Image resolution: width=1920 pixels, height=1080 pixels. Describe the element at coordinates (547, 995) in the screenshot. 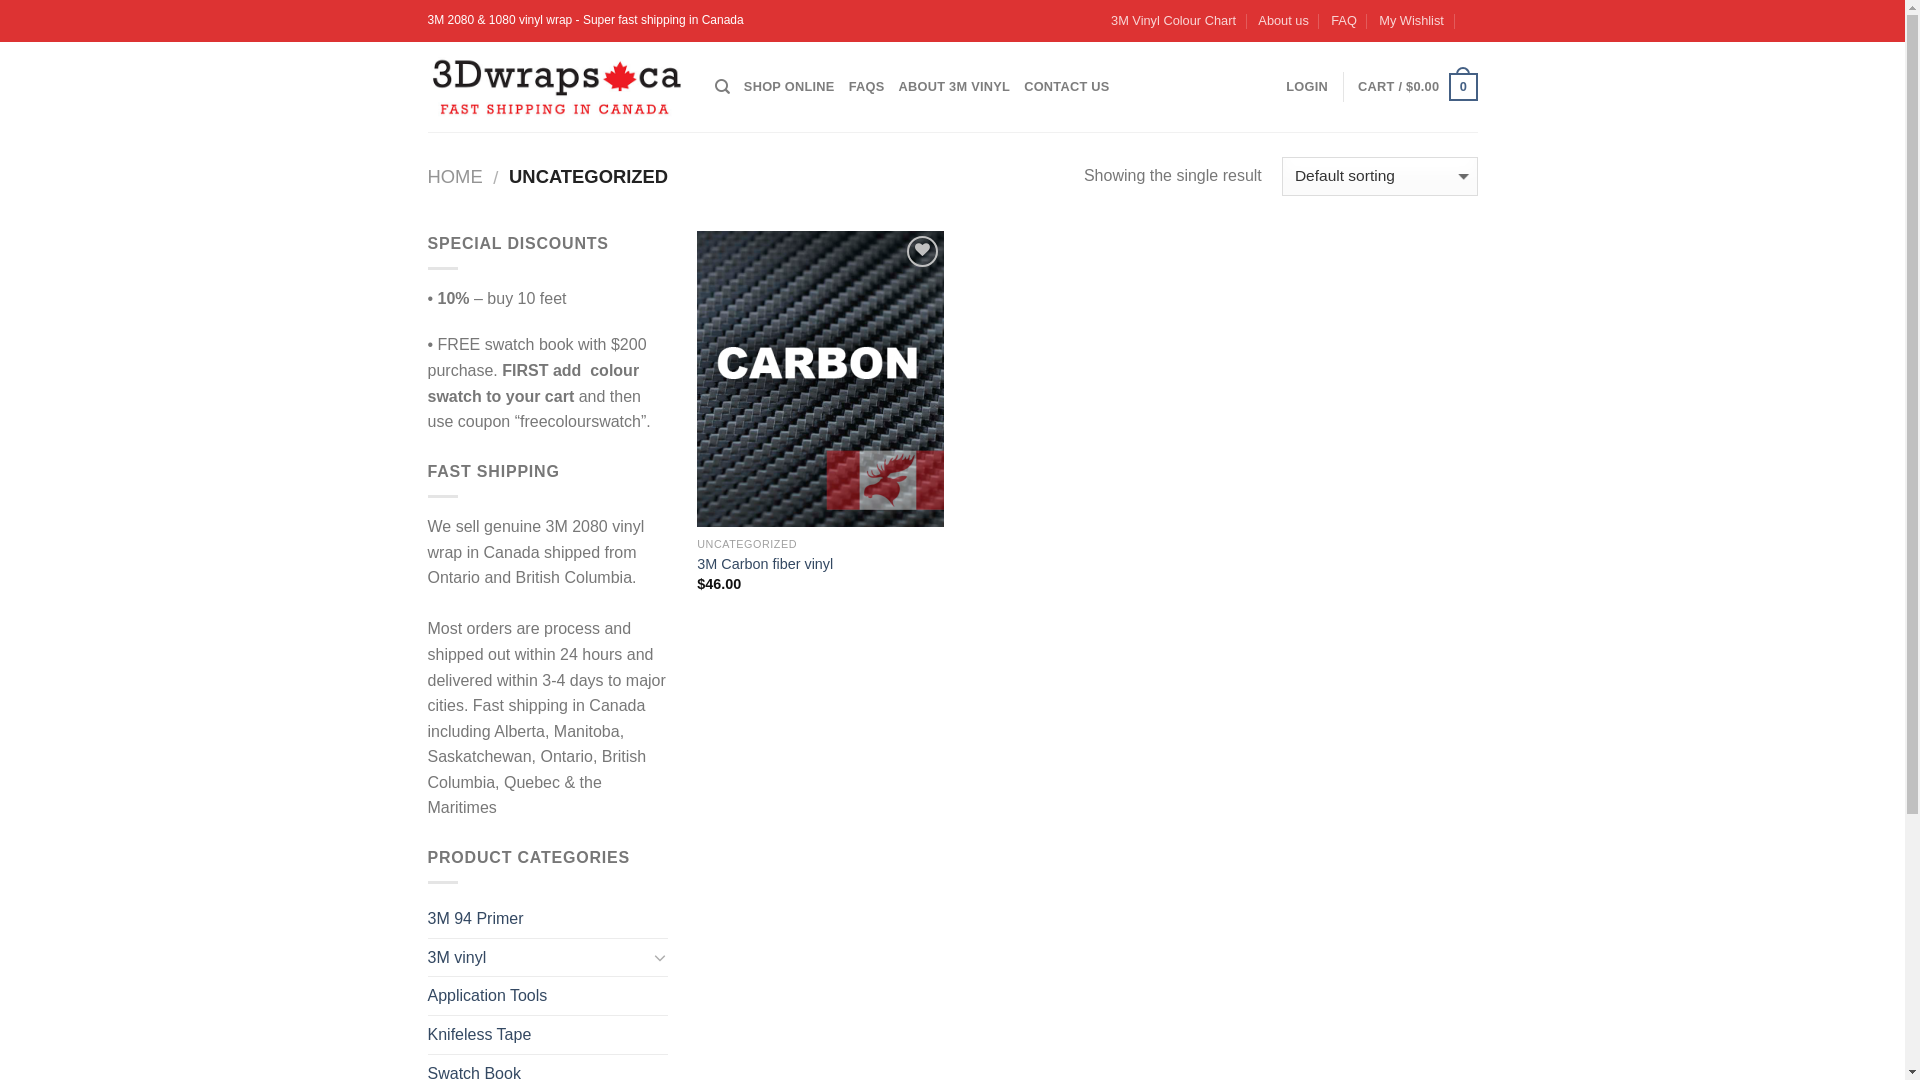

I see `'Application Tools'` at that location.